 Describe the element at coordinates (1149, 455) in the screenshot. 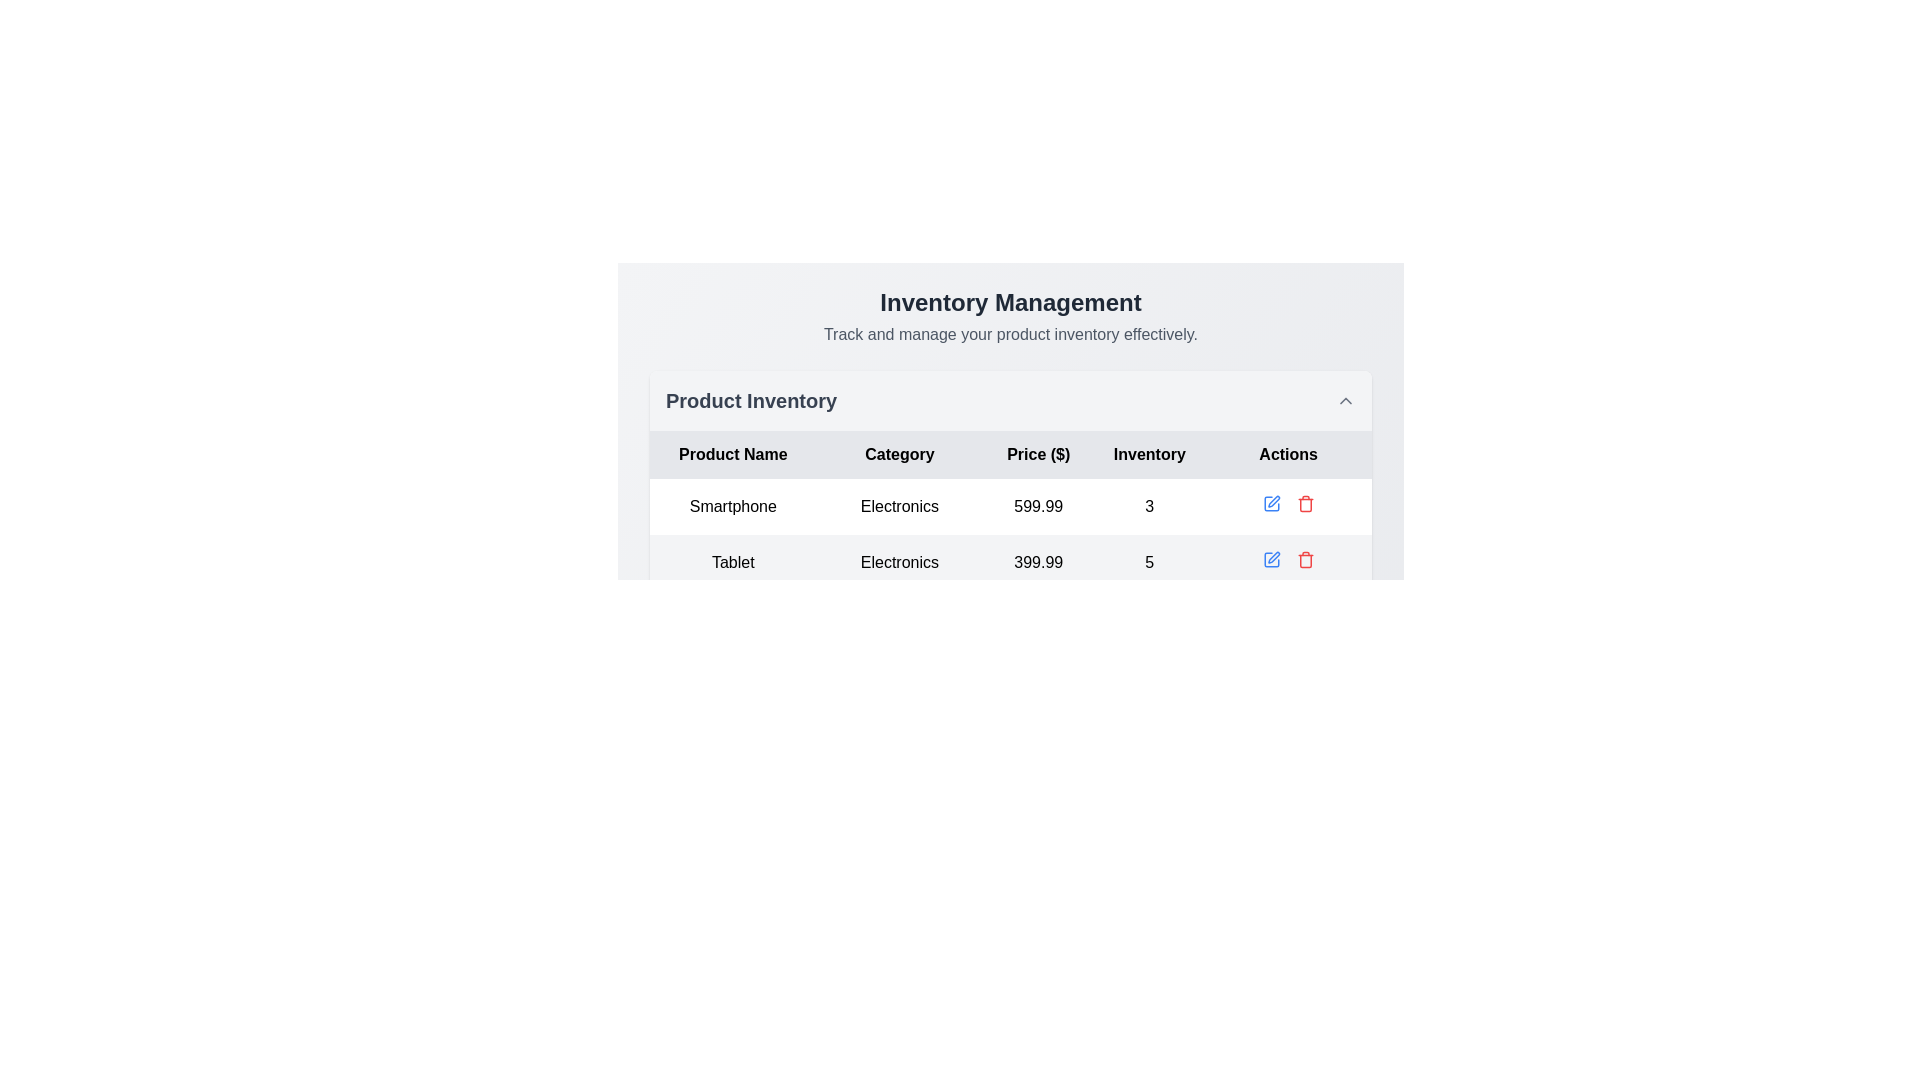

I see `the fourth column header of the table, which indicates the inventory quantities for the listed products, positioned between the 'Price ($)' column and the 'Actions' column` at that location.